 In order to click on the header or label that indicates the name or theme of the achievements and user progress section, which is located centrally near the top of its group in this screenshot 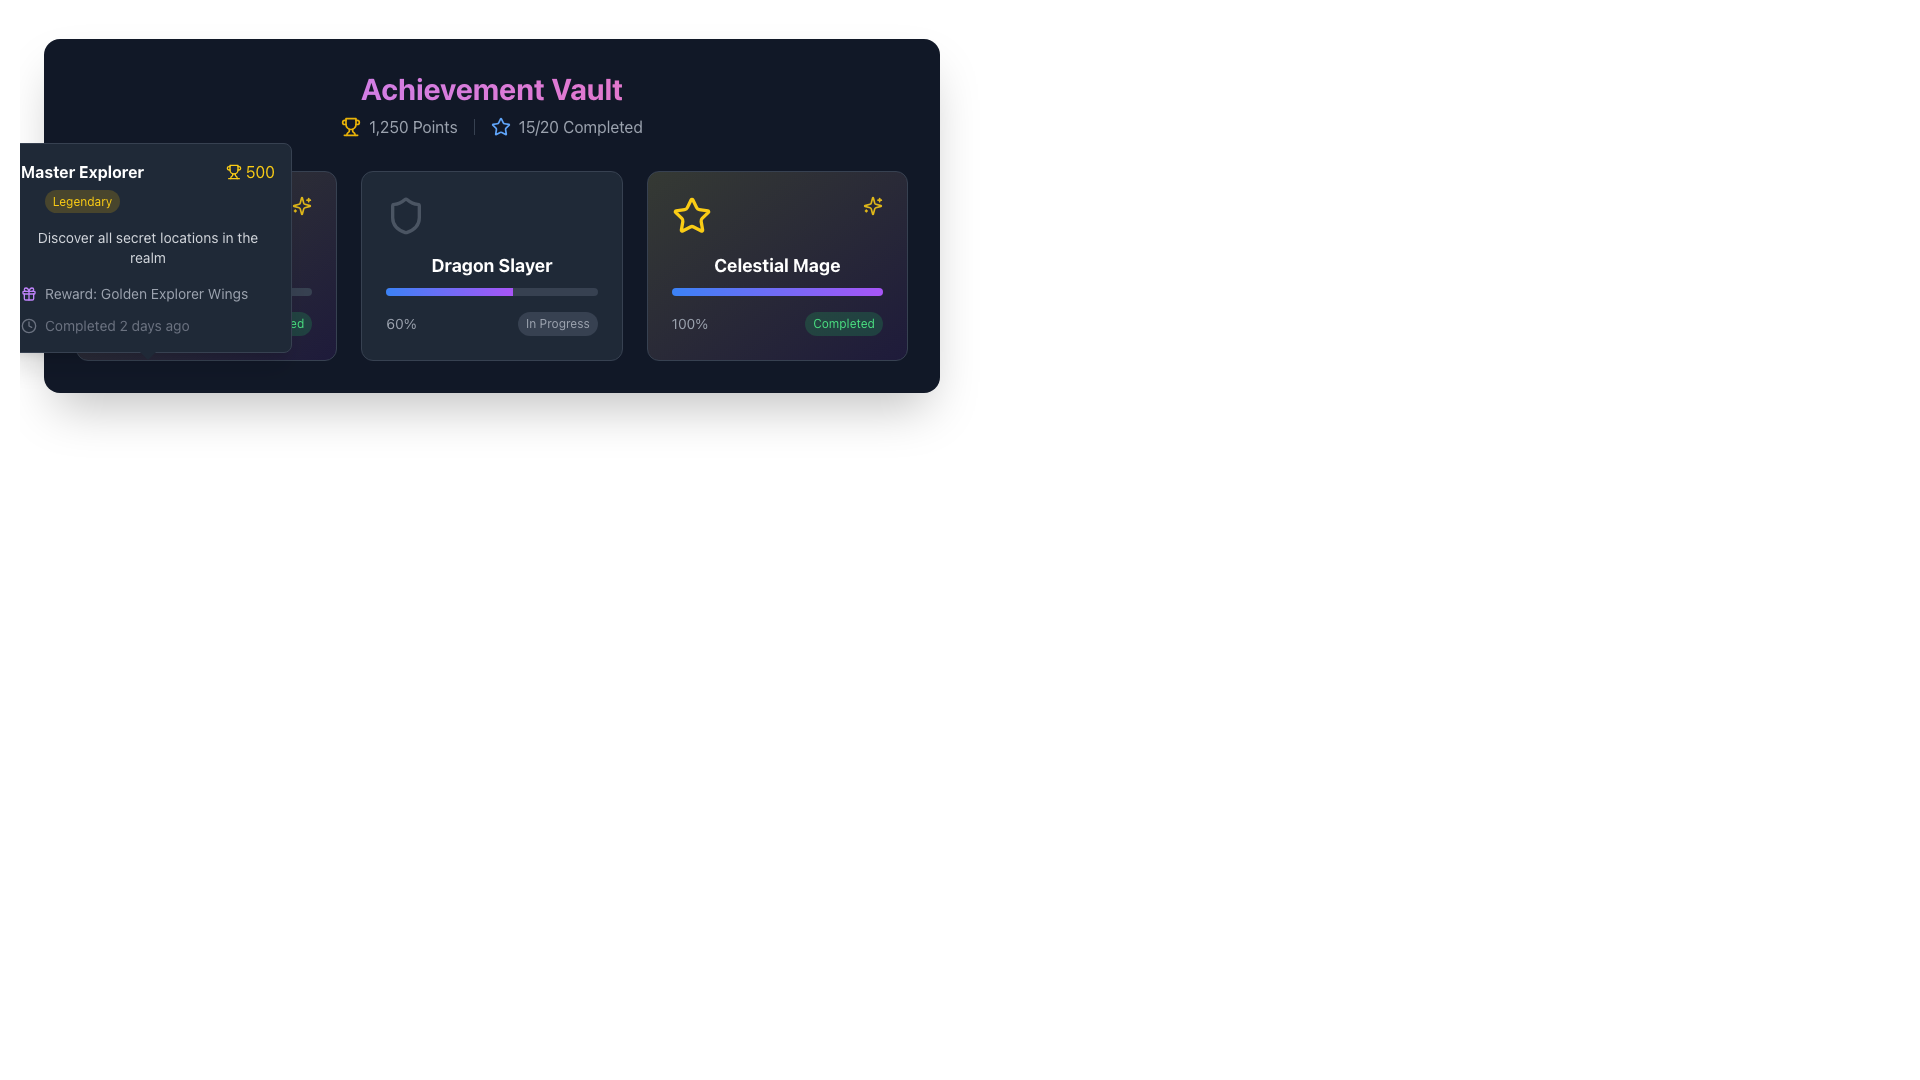, I will do `click(491, 87)`.